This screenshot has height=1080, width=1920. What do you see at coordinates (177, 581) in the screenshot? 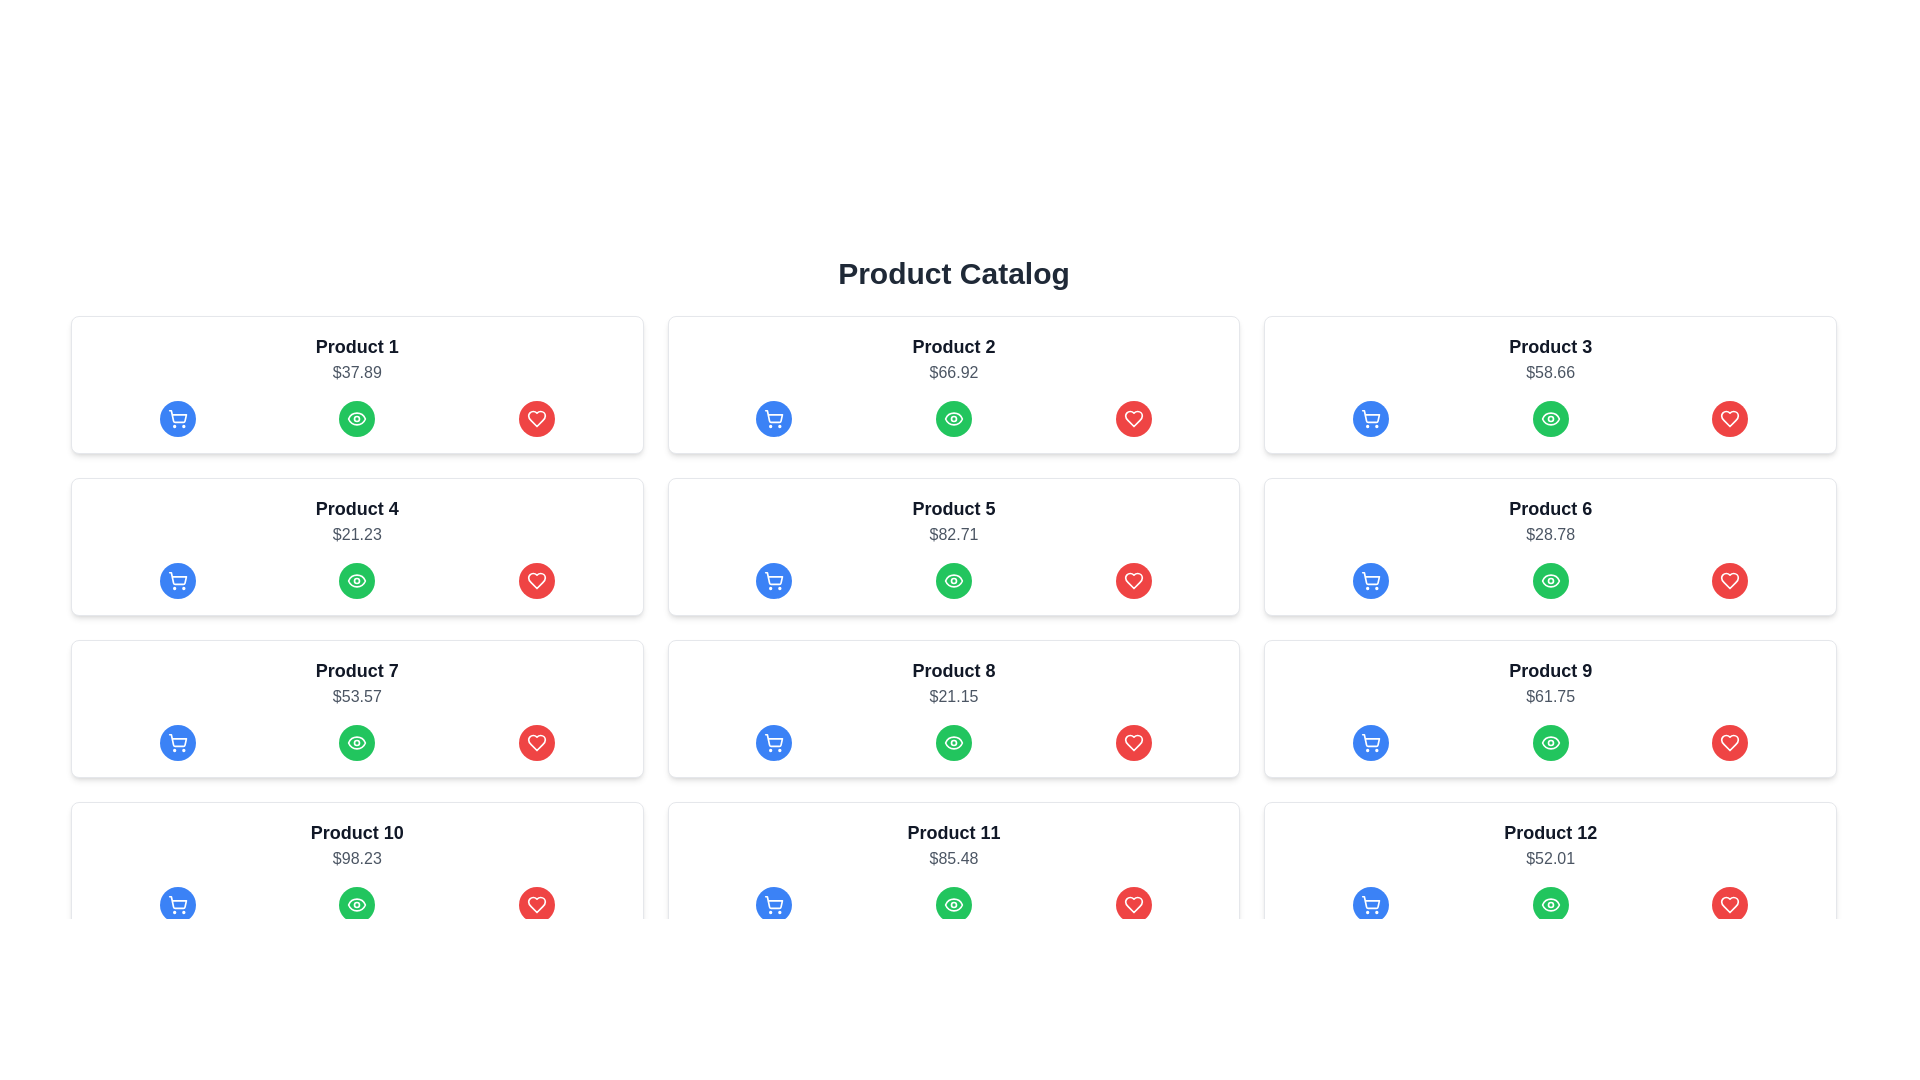
I see `the 'Add to Cart' button for 'Product 4' located in the control section beneath the product information` at bounding box center [177, 581].